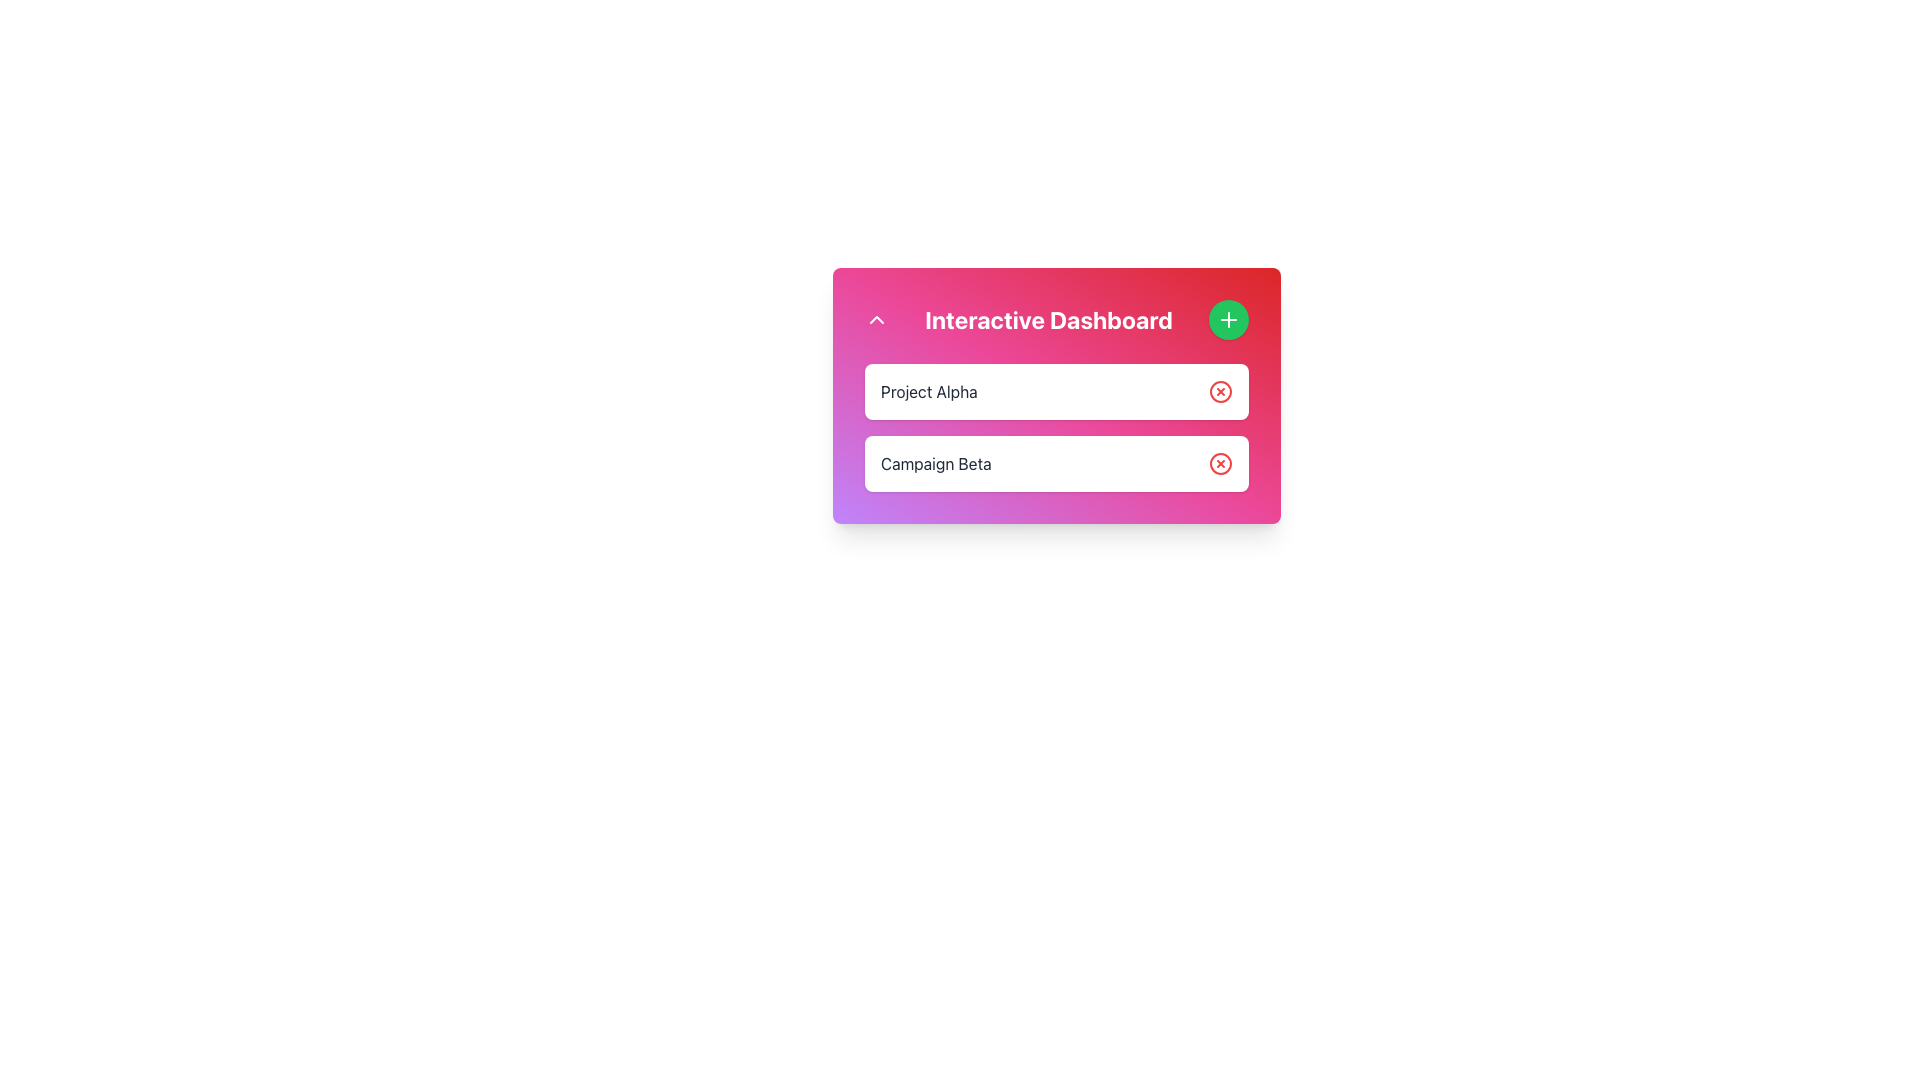 Image resolution: width=1920 pixels, height=1080 pixels. I want to click on the toggle button located in the top-left corner of the 'Interactive Dashboard' section, so click(877, 319).